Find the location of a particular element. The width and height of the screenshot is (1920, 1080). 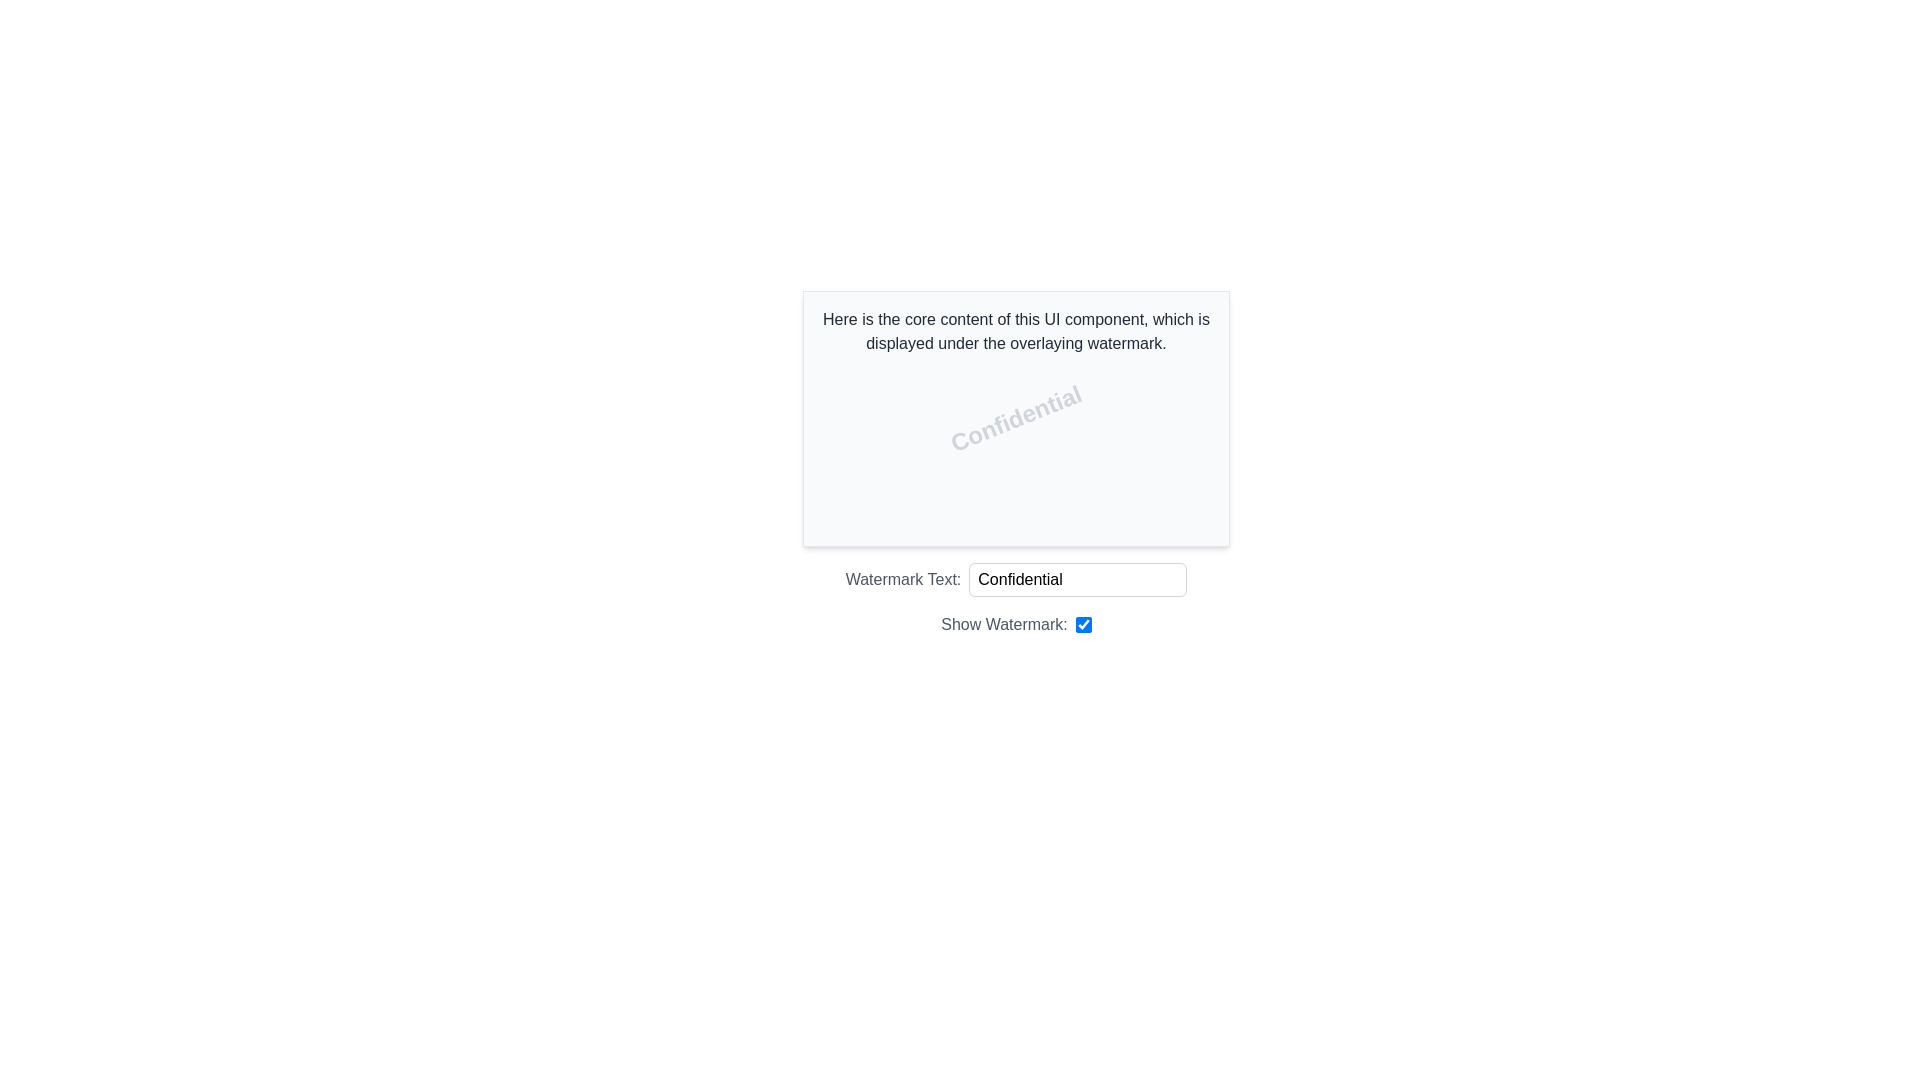

the text label that reads 'Show Watermark:', styled with a gray font color and medium size, which is positioned near the center bottom of the UI, above a checkbox is located at coordinates (1004, 623).